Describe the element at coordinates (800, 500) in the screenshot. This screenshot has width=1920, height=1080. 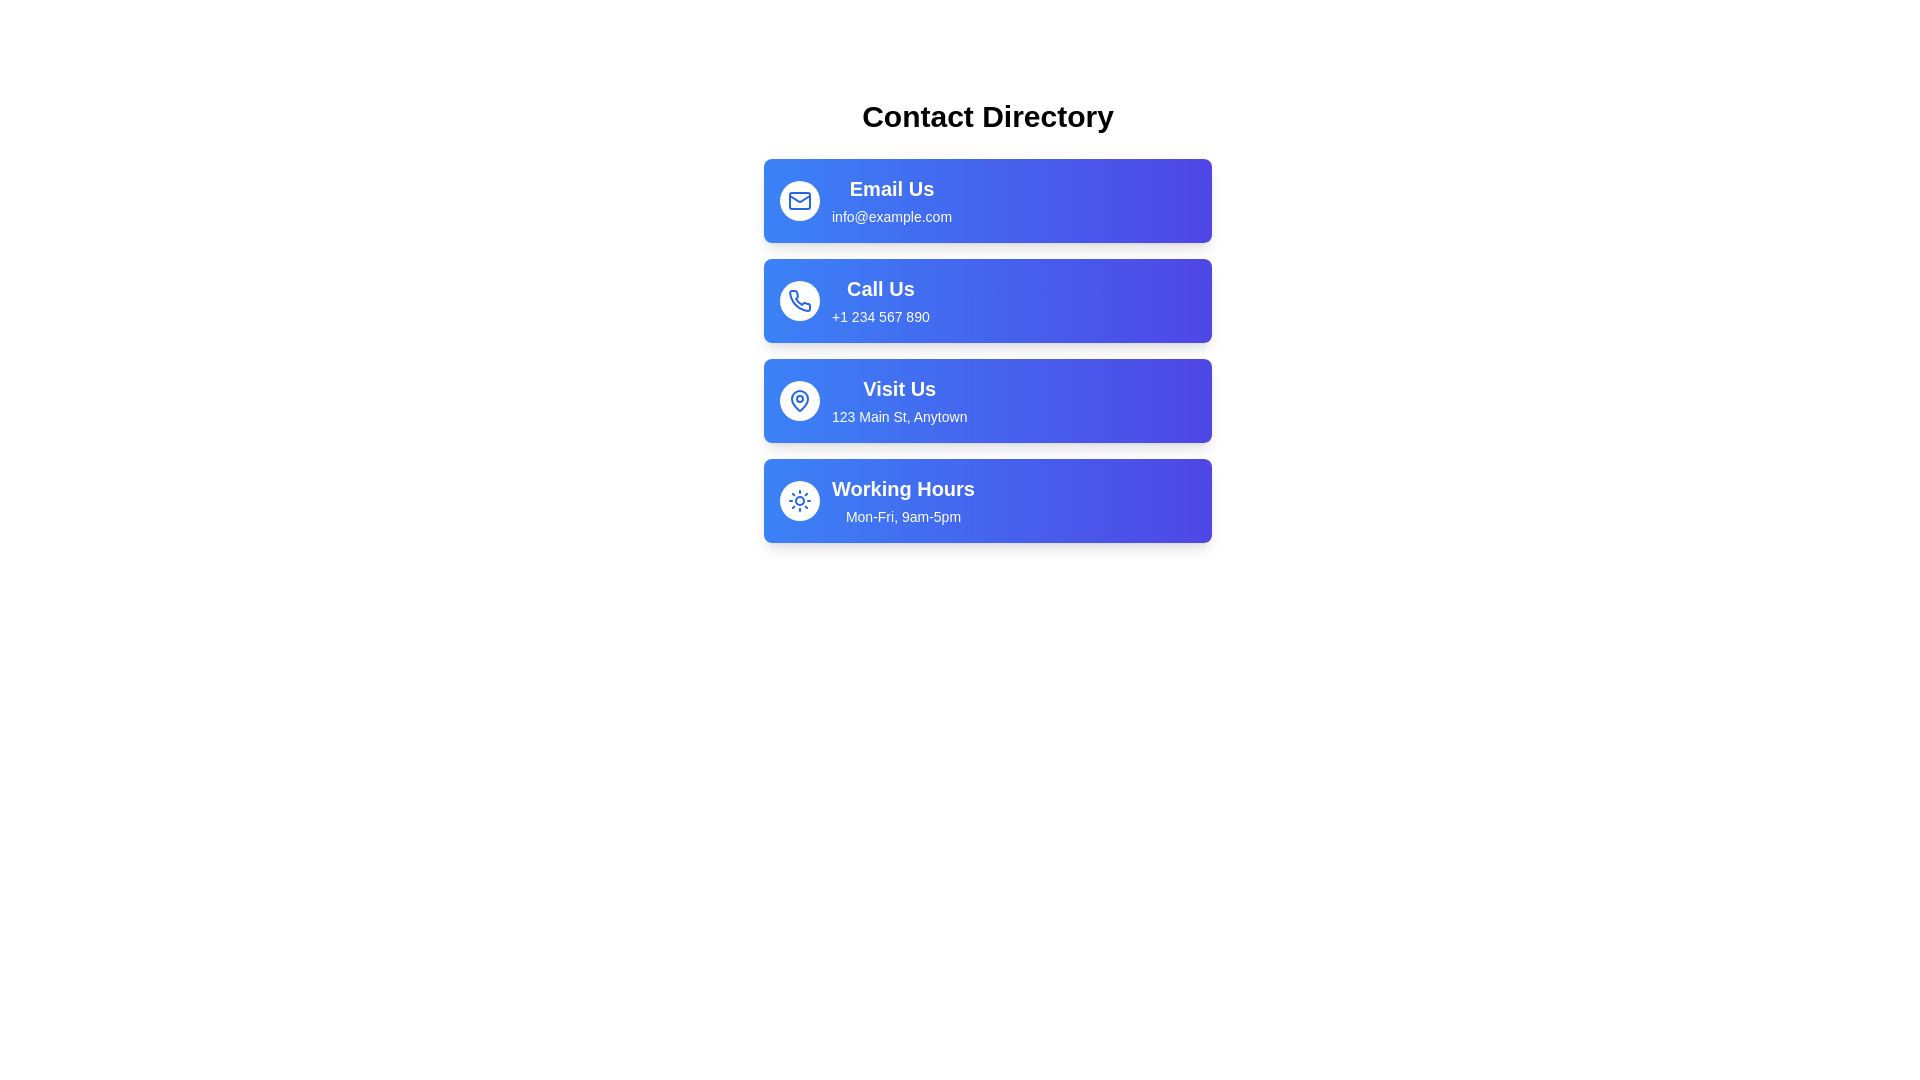
I see `the sun-shaped icon located in the center-right of the 'Call Us' button, which is positioned above the 'Visit Us' button and below the 'Email Us' button` at that location.